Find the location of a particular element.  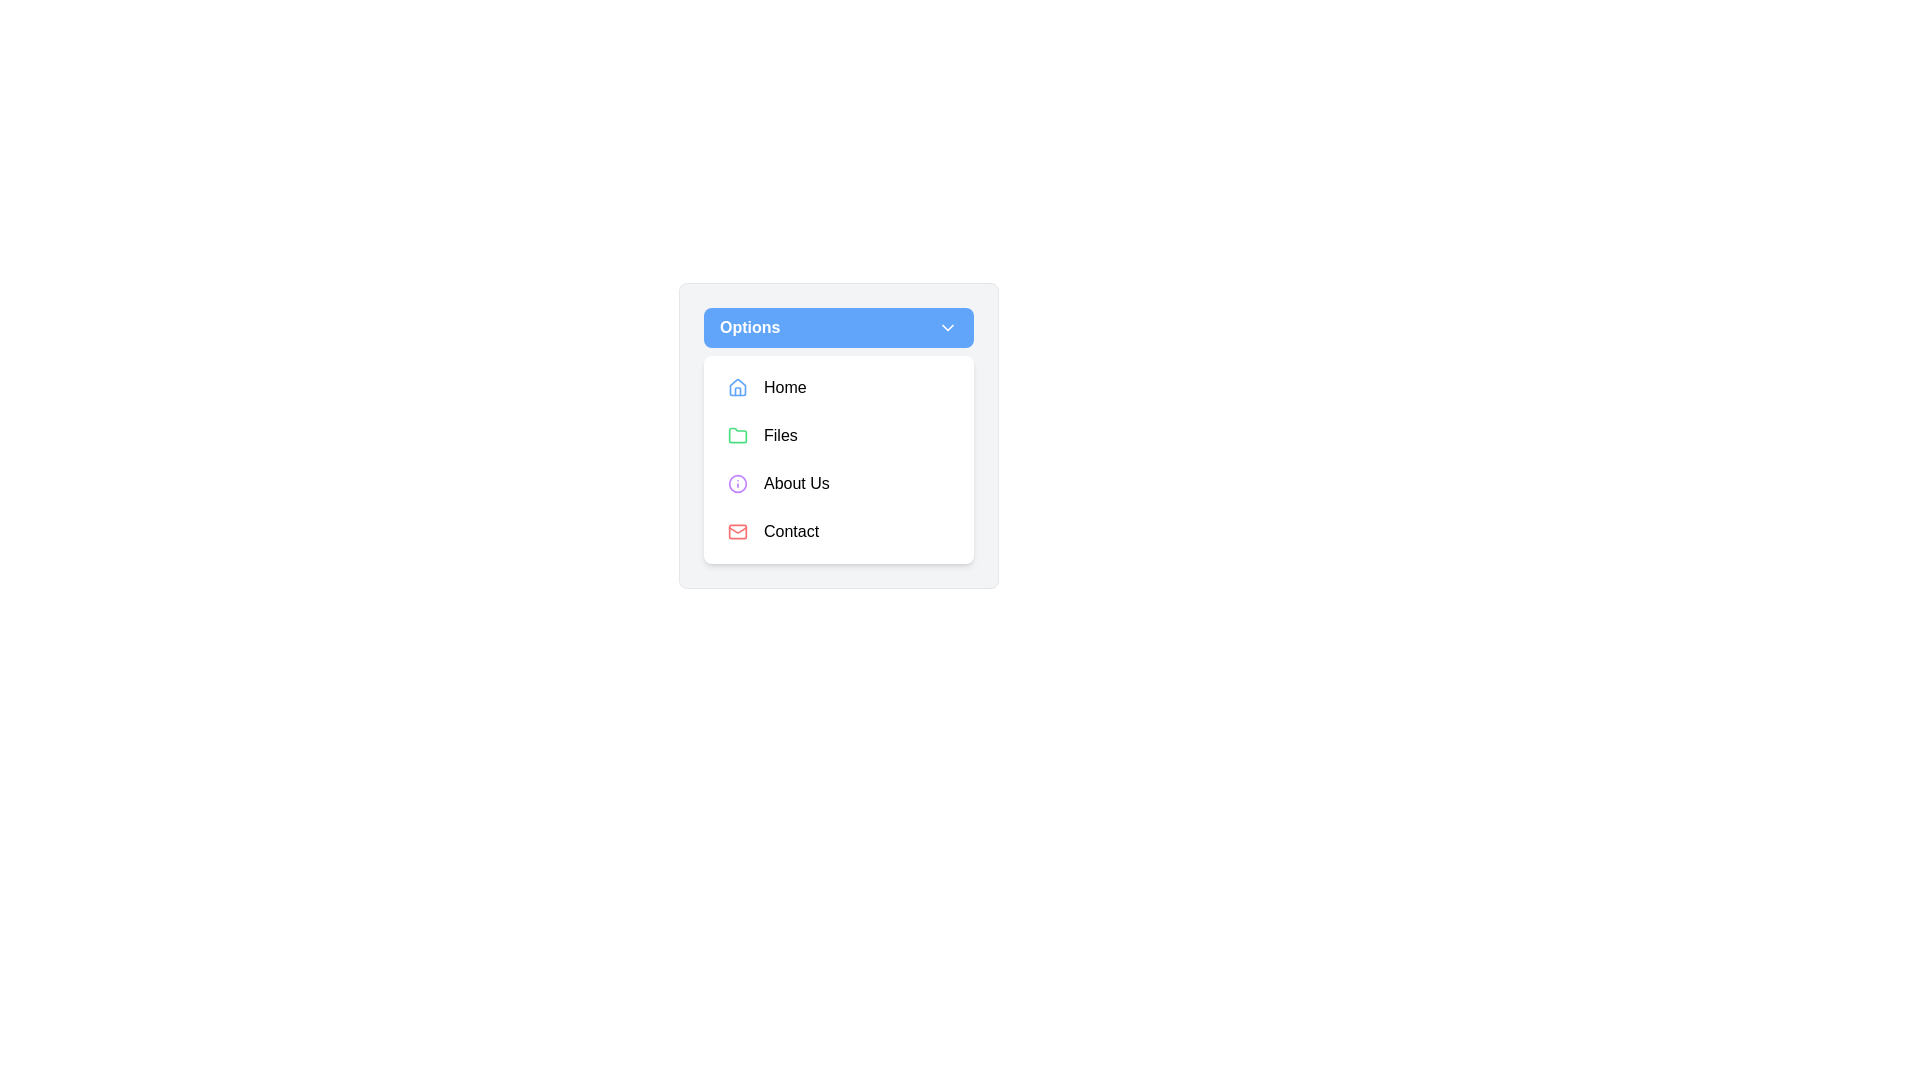

the drop-down menu icon located on the right end of the blue 'Options' button is located at coordinates (947, 326).